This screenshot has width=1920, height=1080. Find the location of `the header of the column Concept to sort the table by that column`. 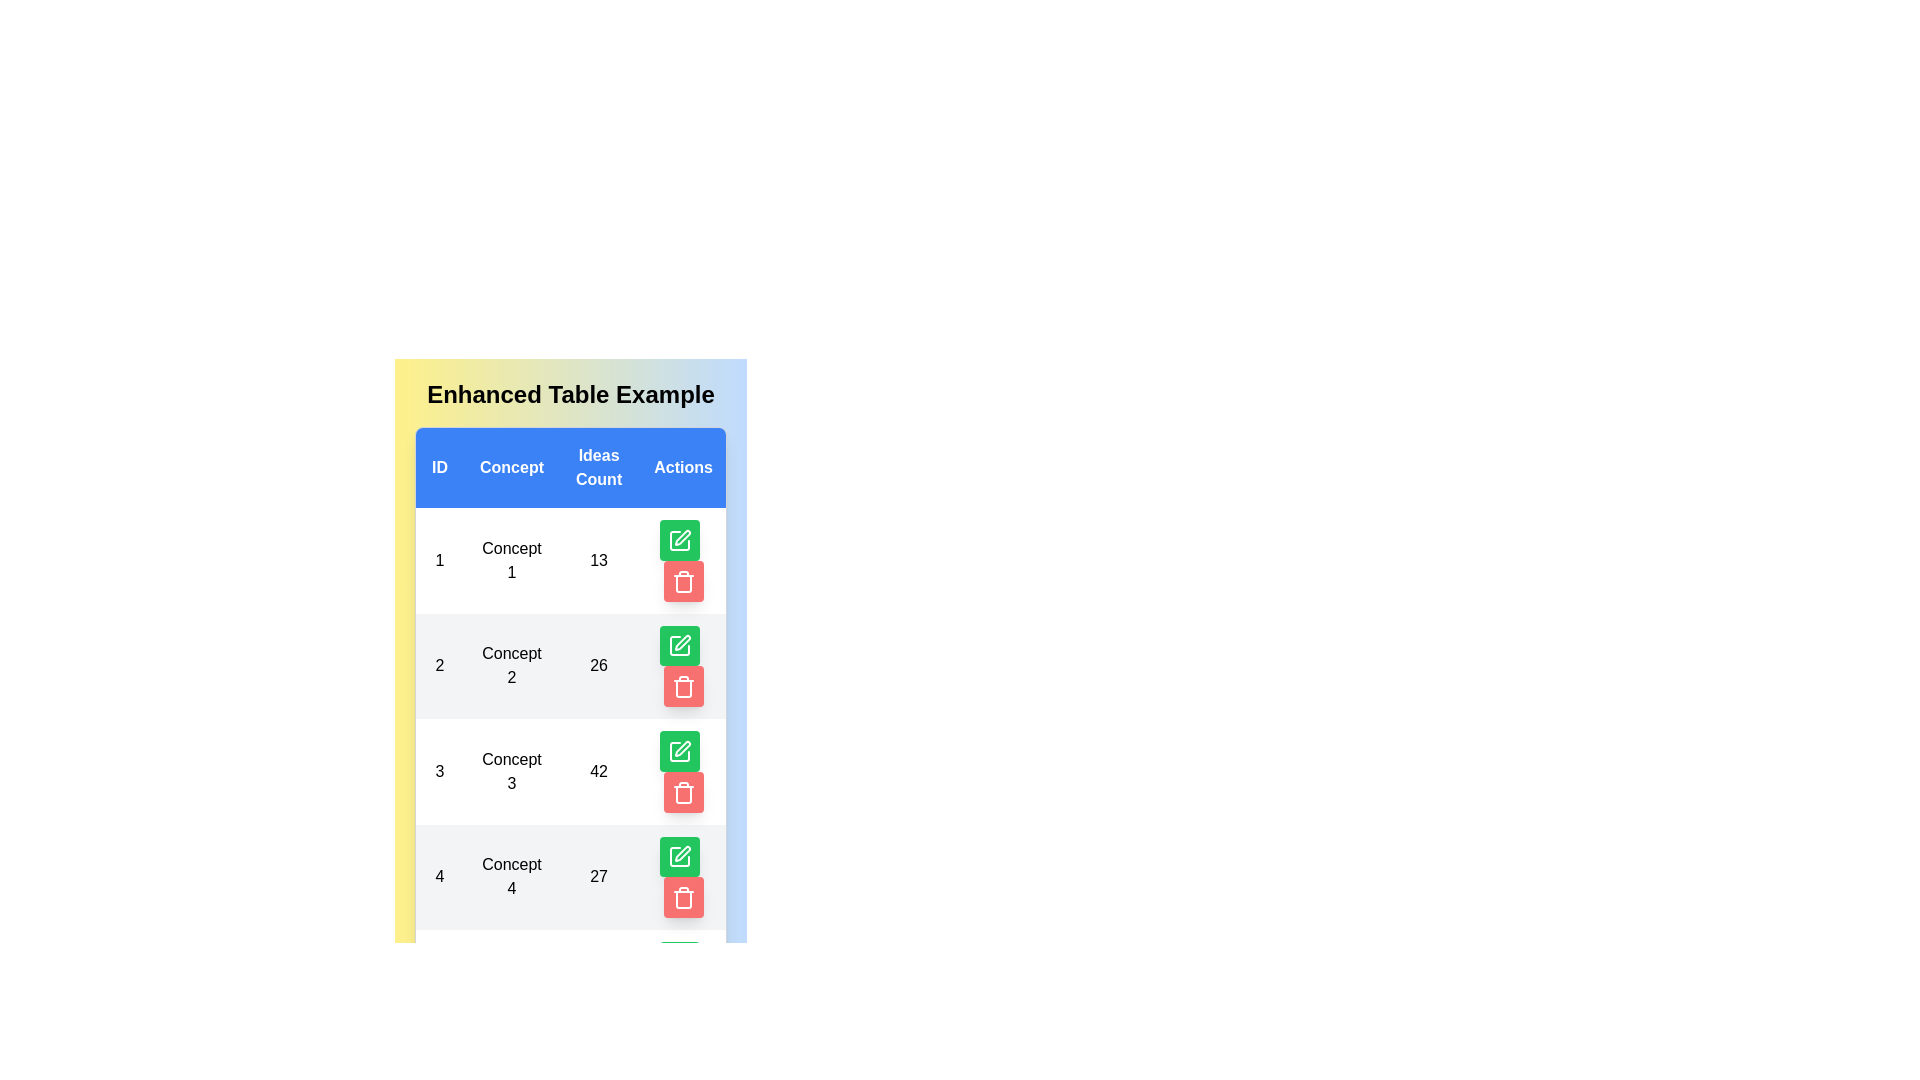

the header of the column Concept to sort the table by that column is located at coordinates (512, 467).